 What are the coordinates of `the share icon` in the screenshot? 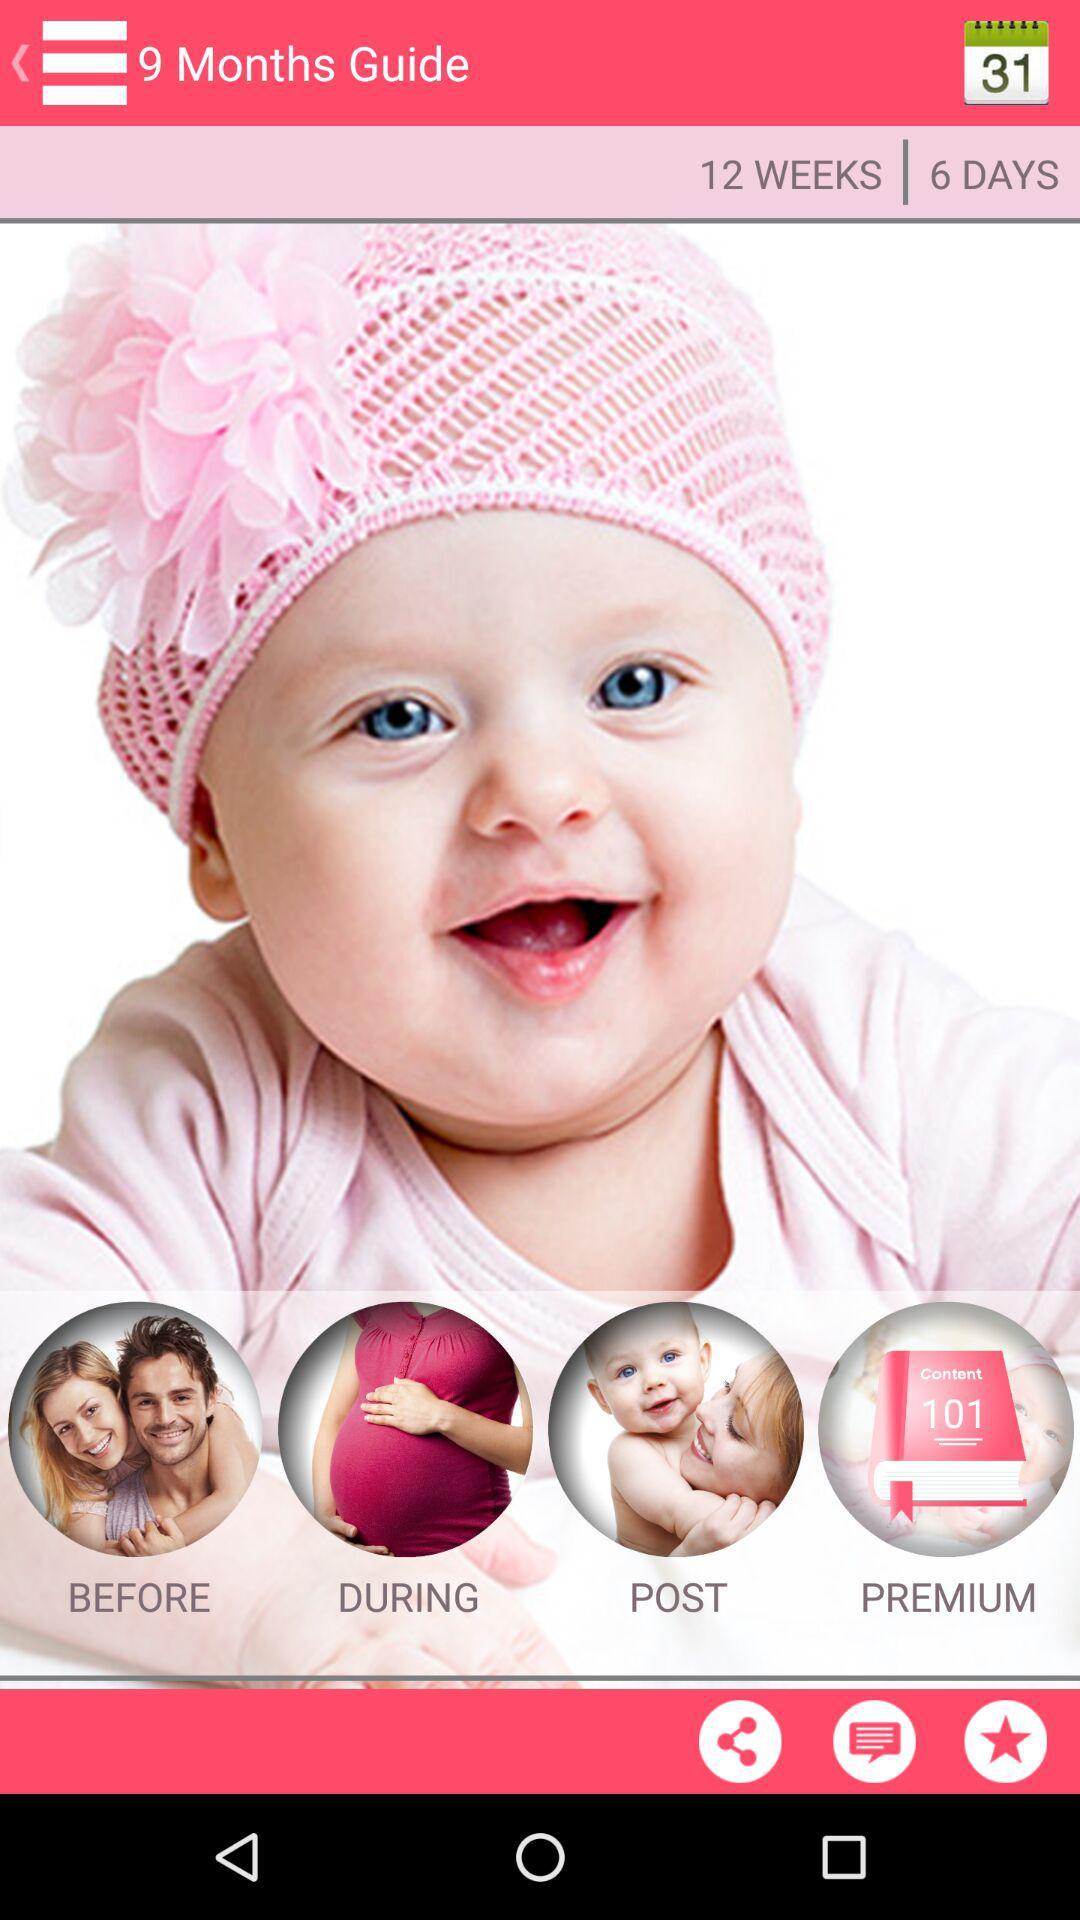 It's located at (740, 1862).